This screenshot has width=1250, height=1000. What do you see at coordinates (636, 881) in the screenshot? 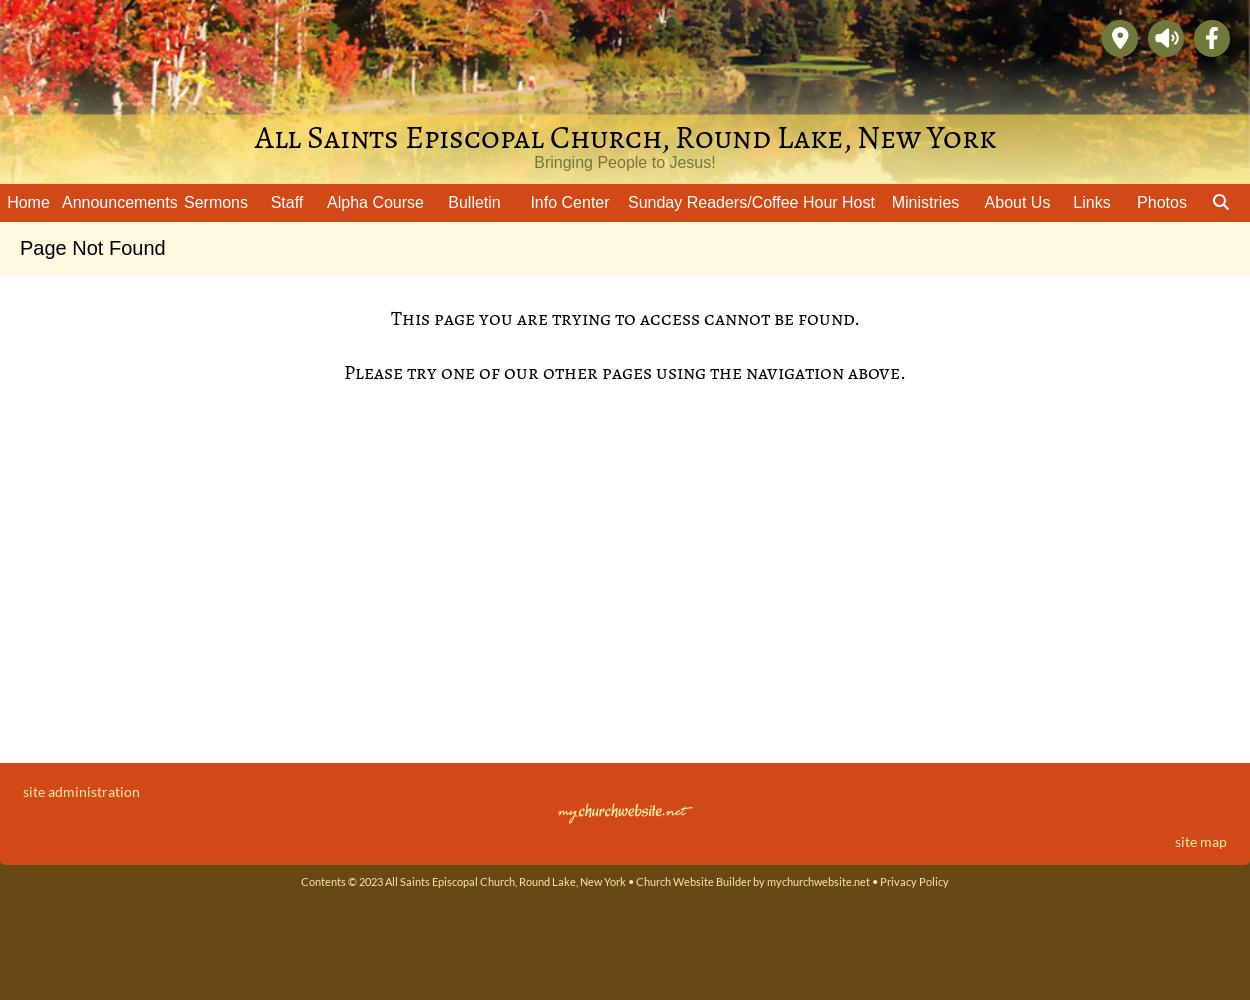
I see `'Church Website Builder by mychurchwebsite.net'` at bounding box center [636, 881].